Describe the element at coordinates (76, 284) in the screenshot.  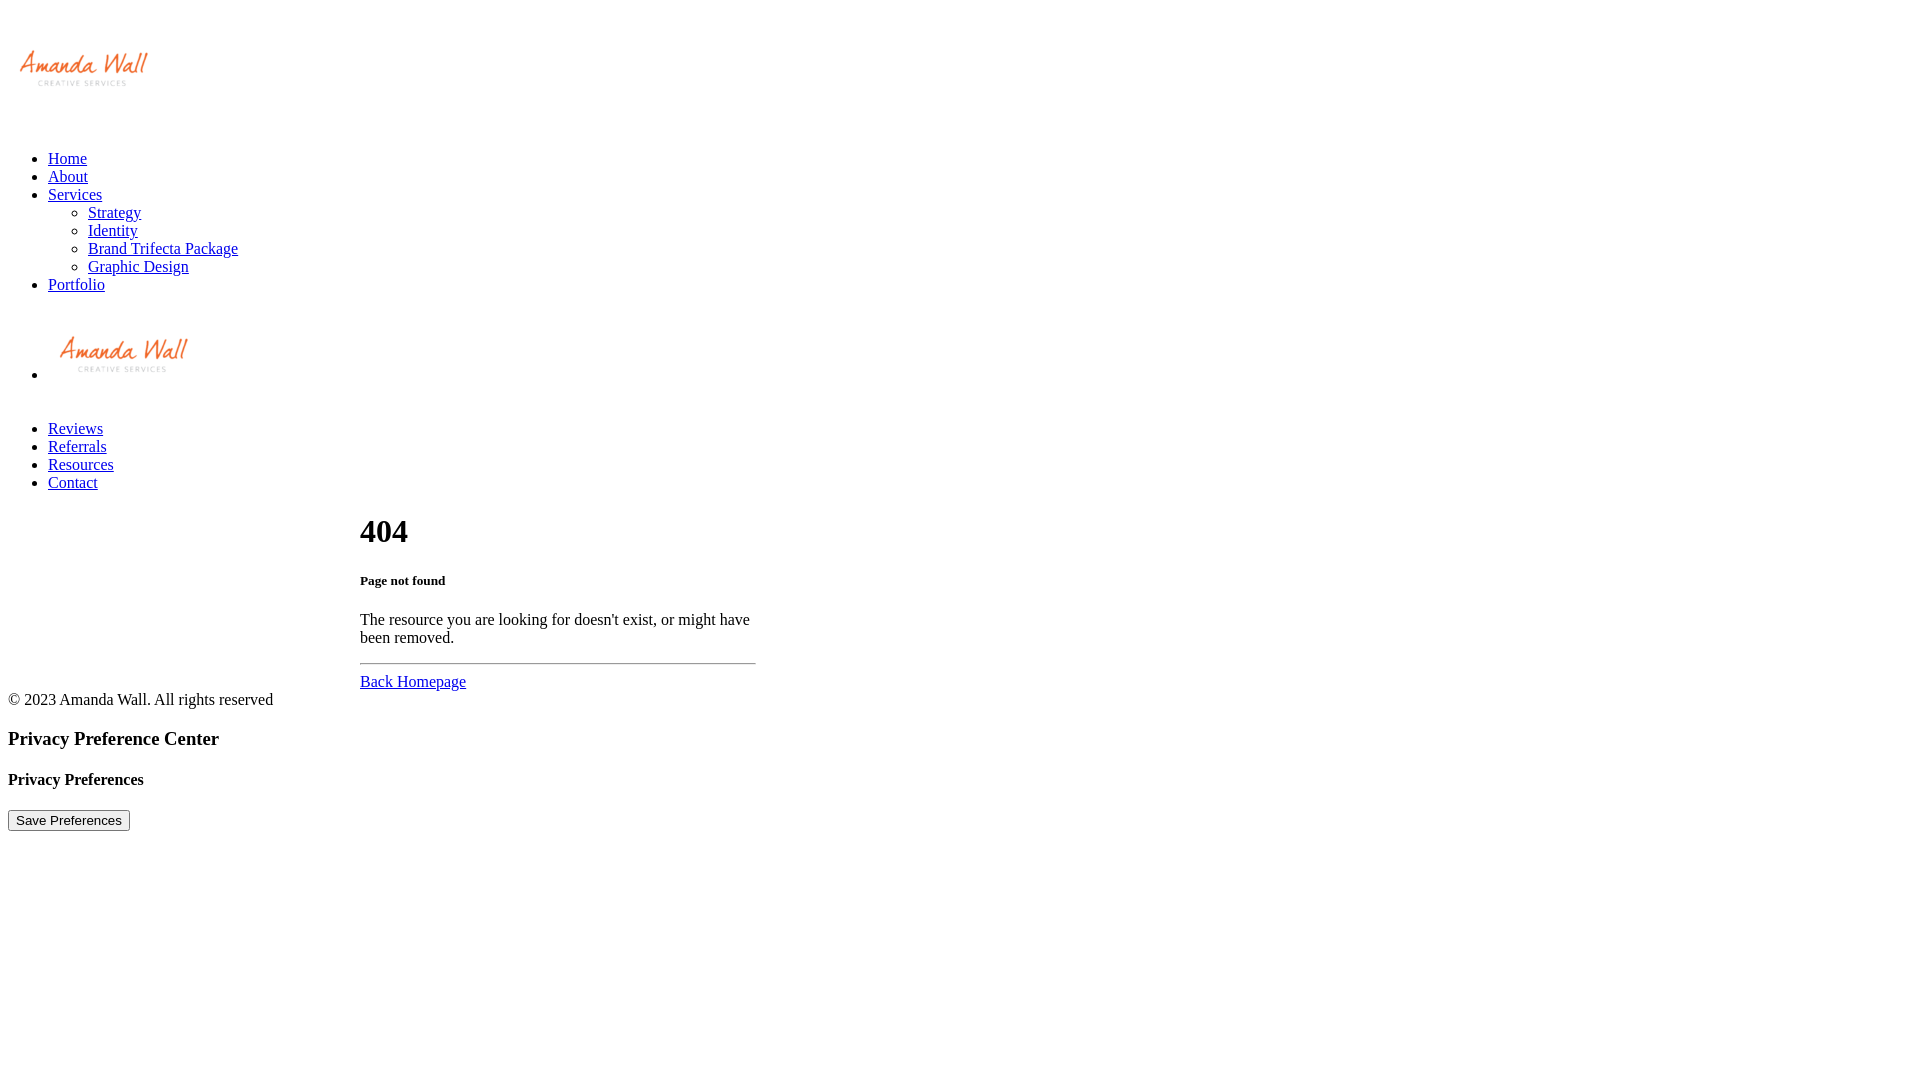
I see `'Portfolio'` at that location.